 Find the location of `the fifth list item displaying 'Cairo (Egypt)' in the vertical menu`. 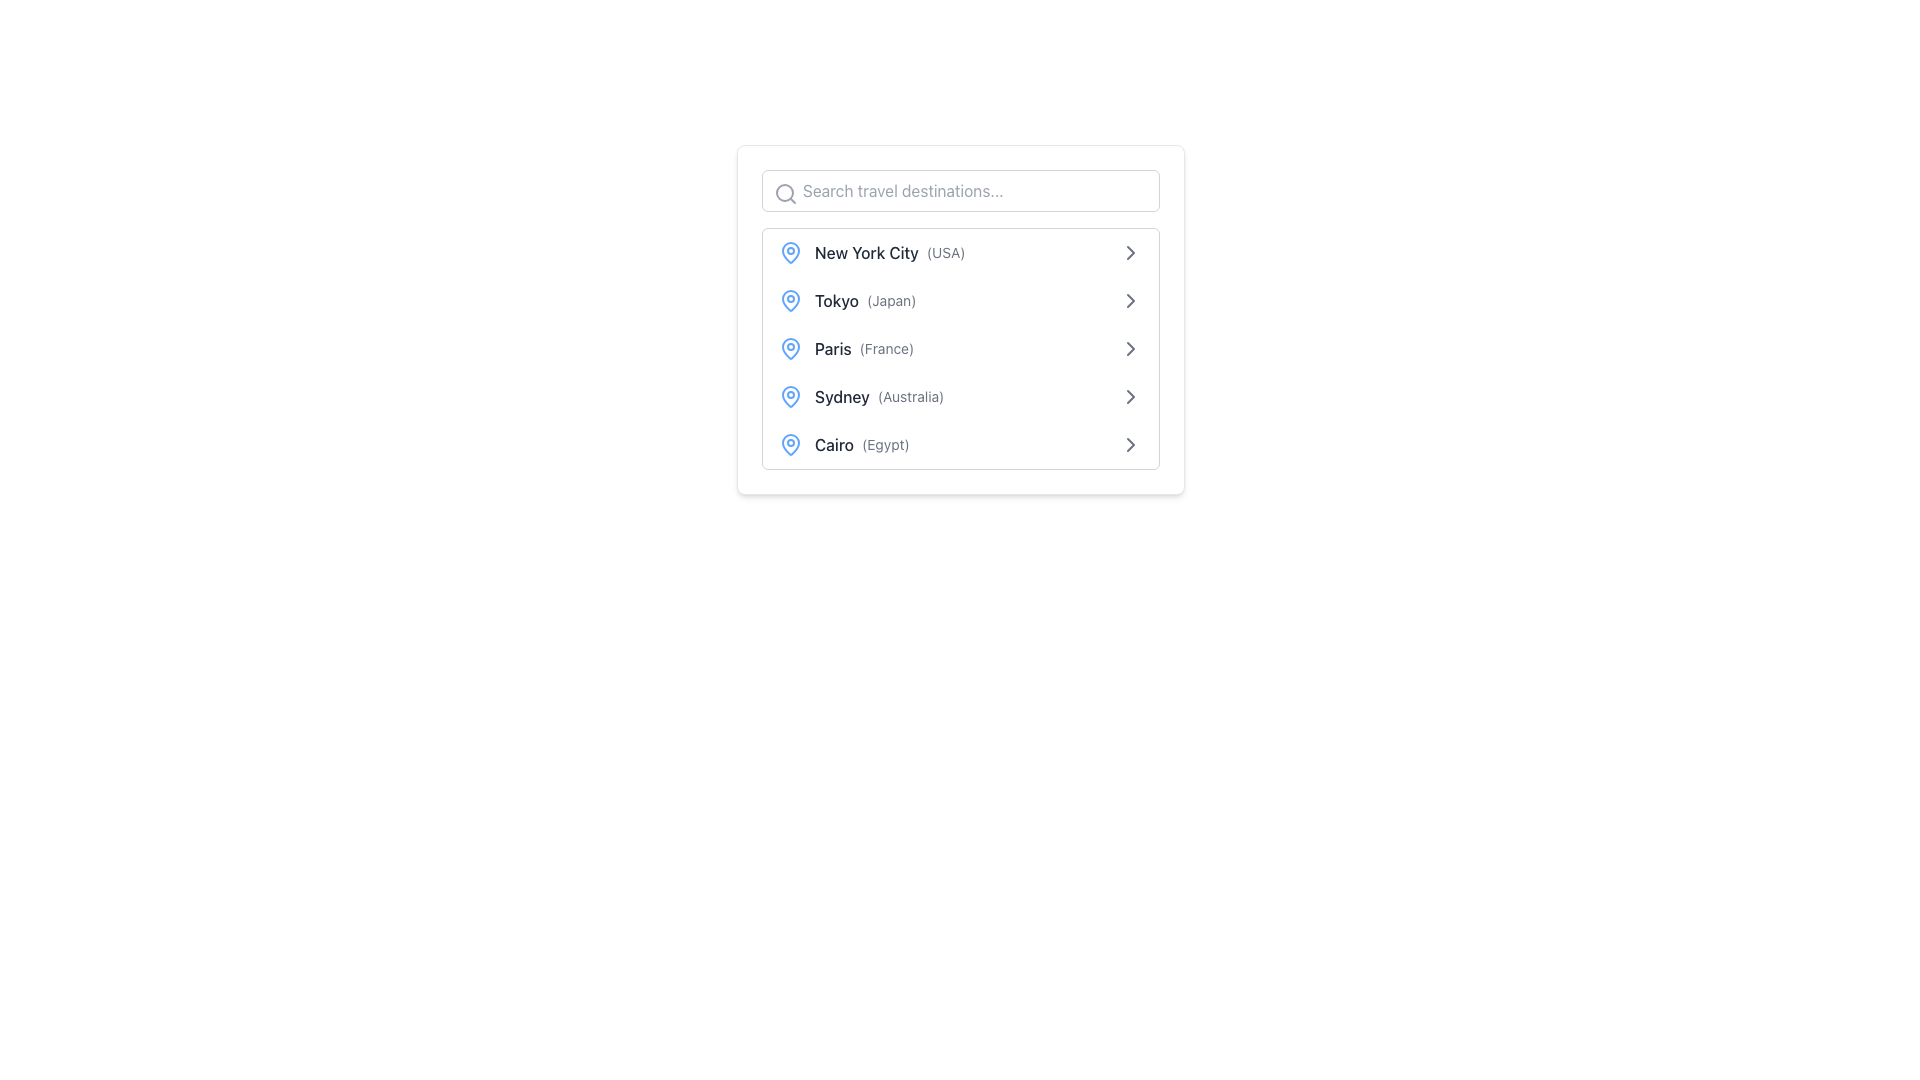

the fifth list item displaying 'Cairo (Egypt)' in the vertical menu is located at coordinates (960, 443).